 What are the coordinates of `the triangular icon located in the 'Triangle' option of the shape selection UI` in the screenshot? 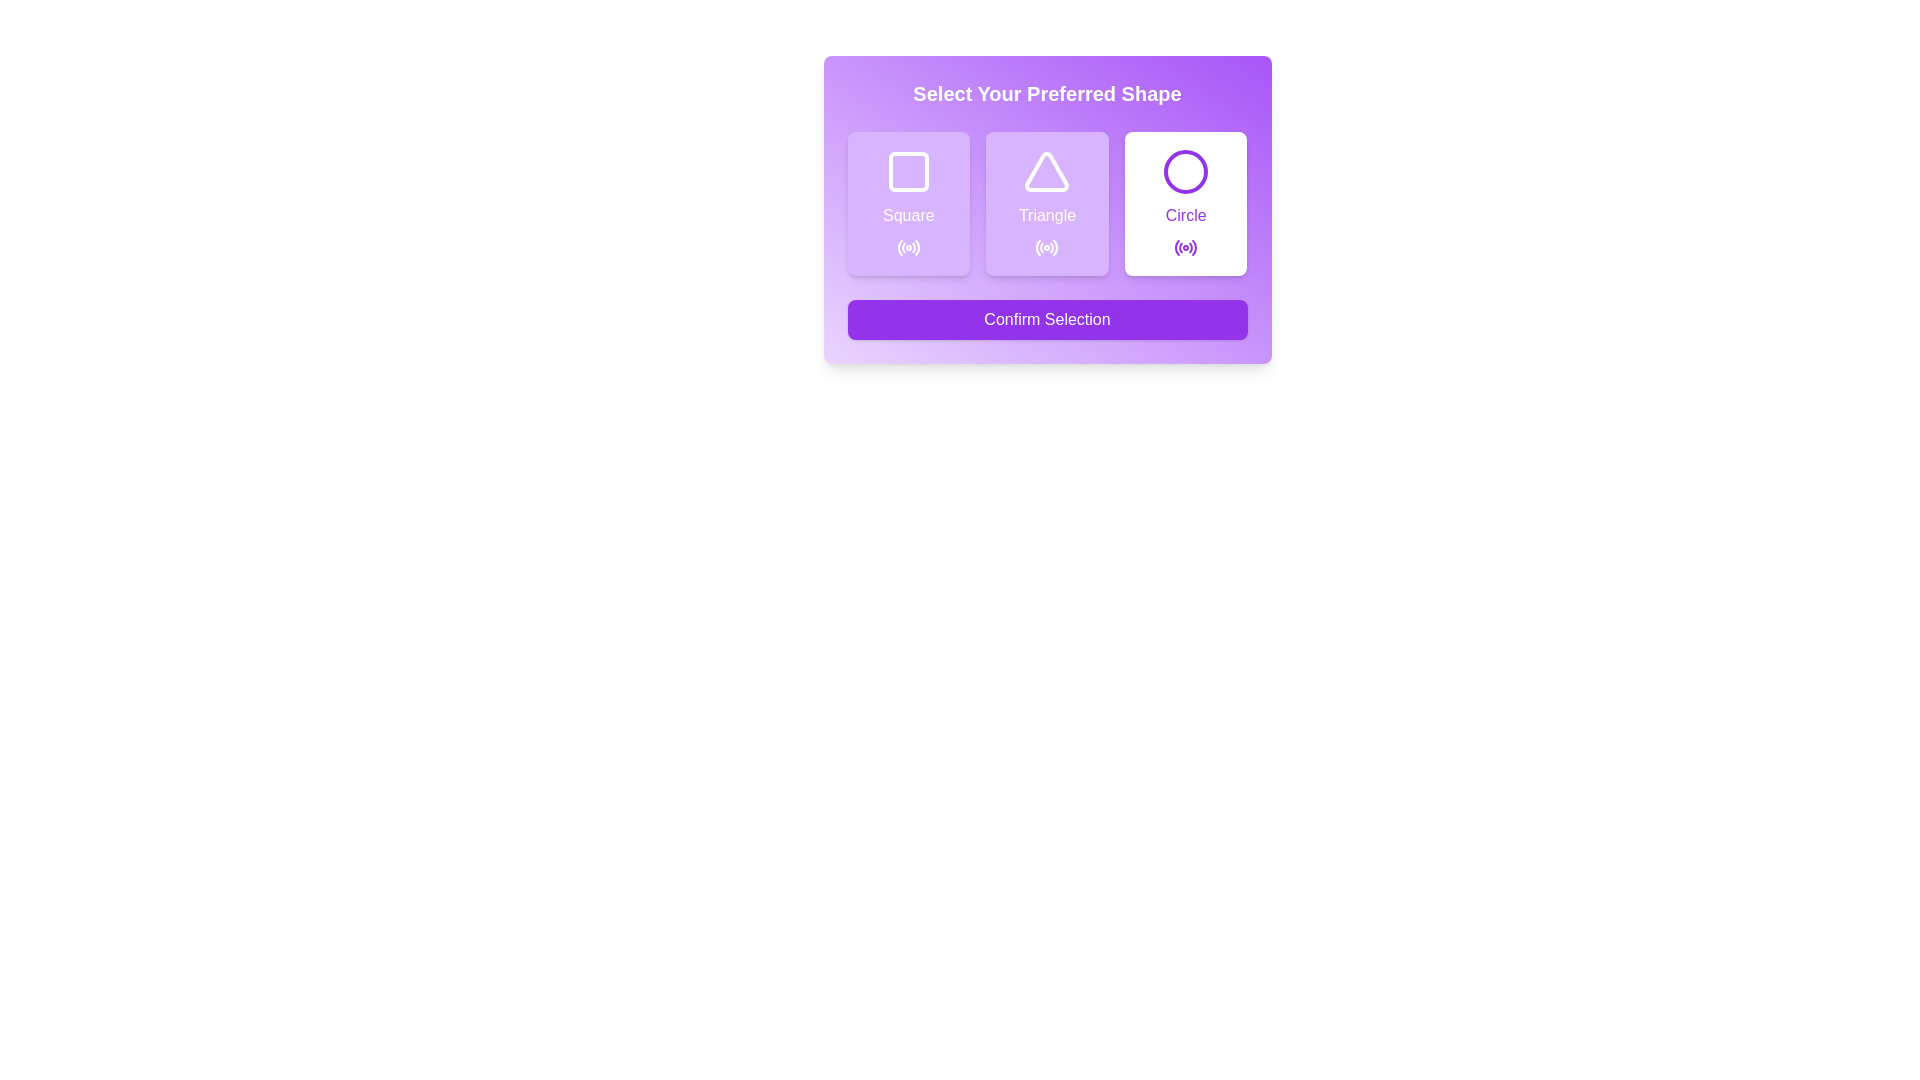 It's located at (1046, 171).